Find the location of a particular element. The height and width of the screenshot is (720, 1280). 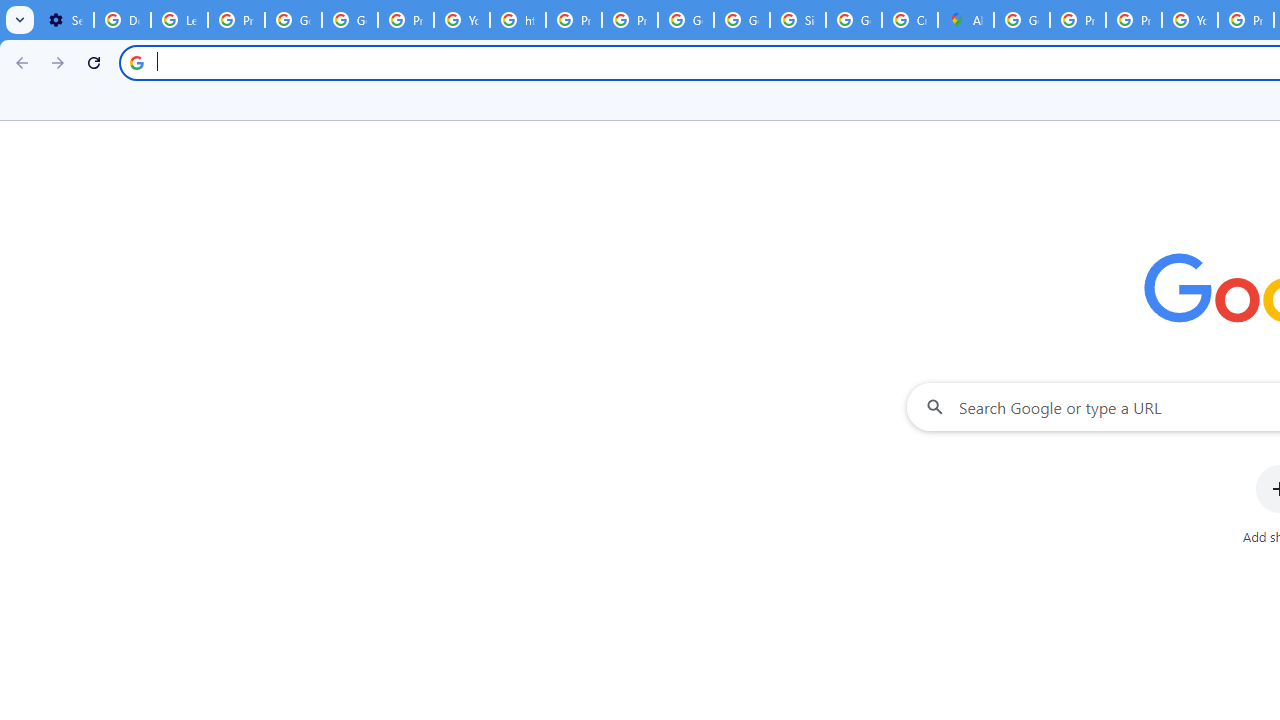

'YouTube' is located at coordinates (461, 20).